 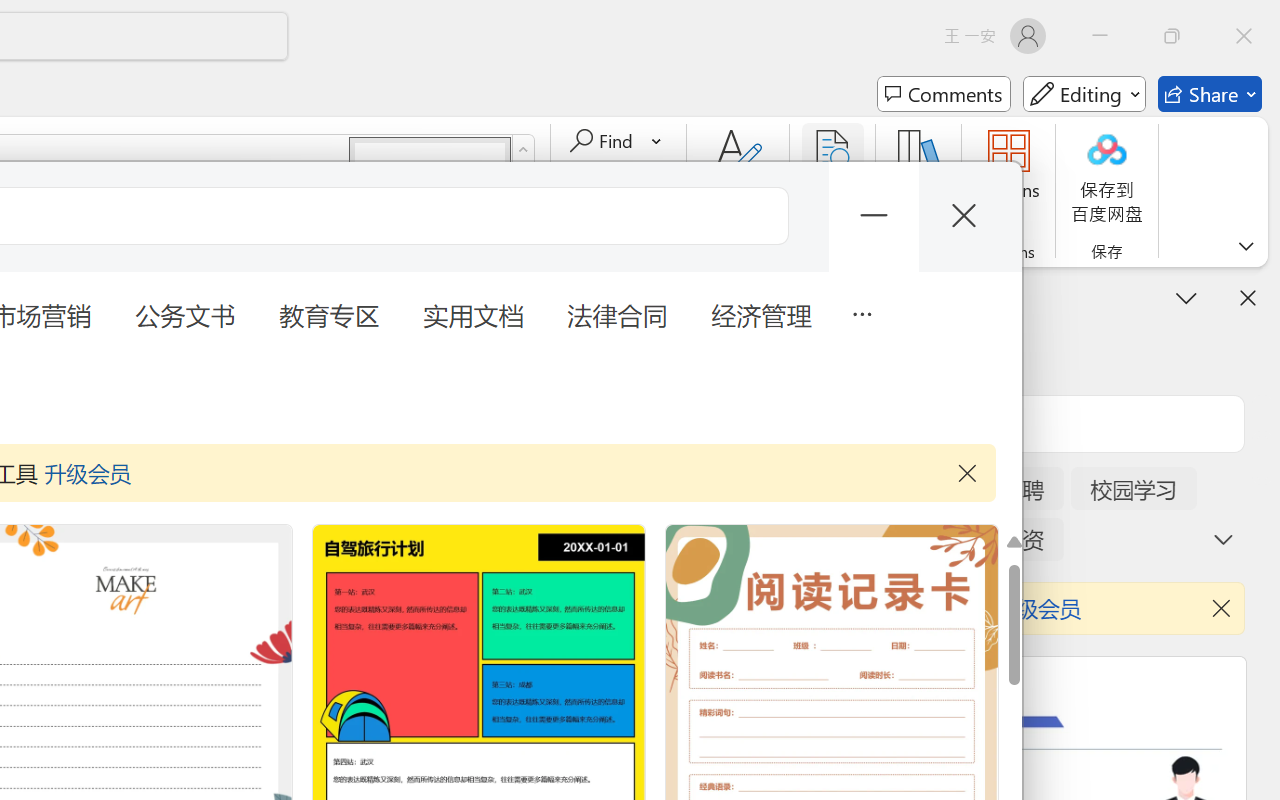 What do you see at coordinates (1245, 245) in the screenshot?
I see `'Ribbon Display Options'` at bounding box center [1245, 245].